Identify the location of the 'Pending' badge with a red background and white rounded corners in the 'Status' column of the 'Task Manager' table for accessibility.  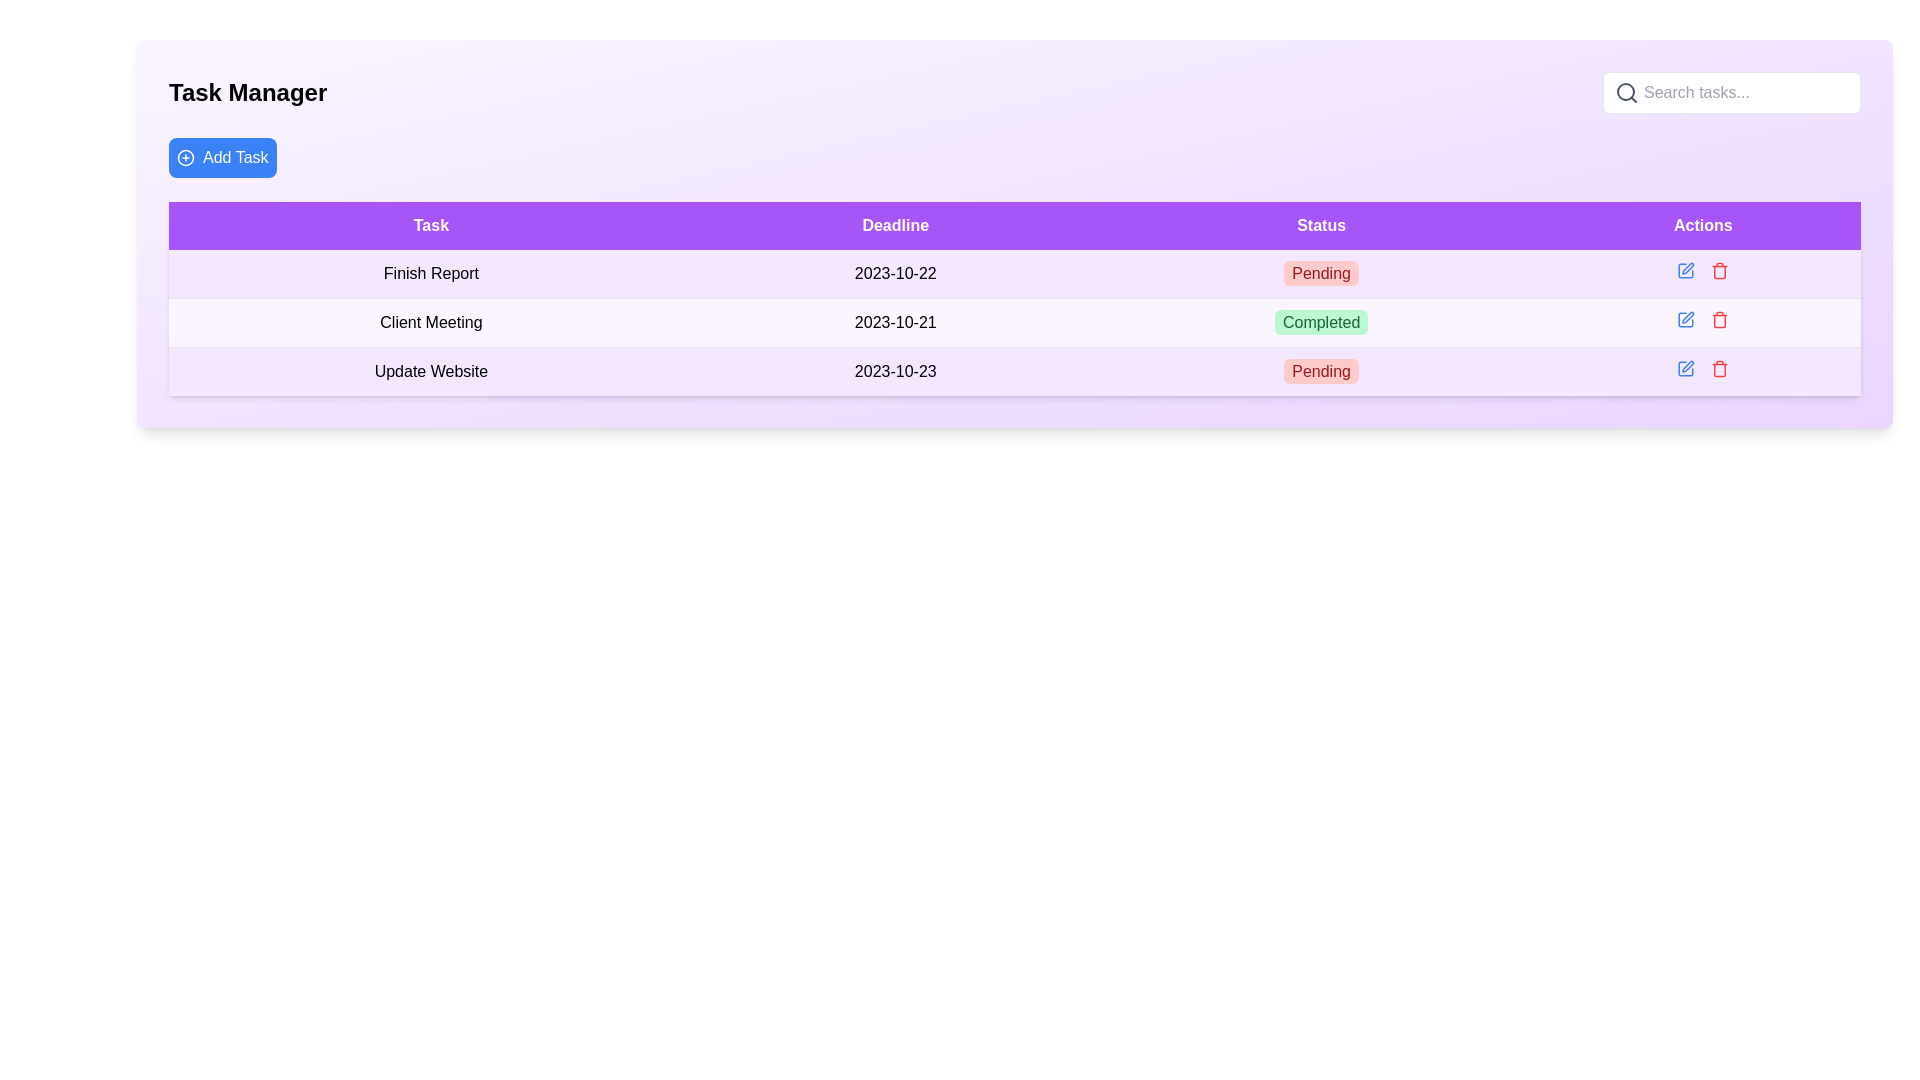
(1321, 371).